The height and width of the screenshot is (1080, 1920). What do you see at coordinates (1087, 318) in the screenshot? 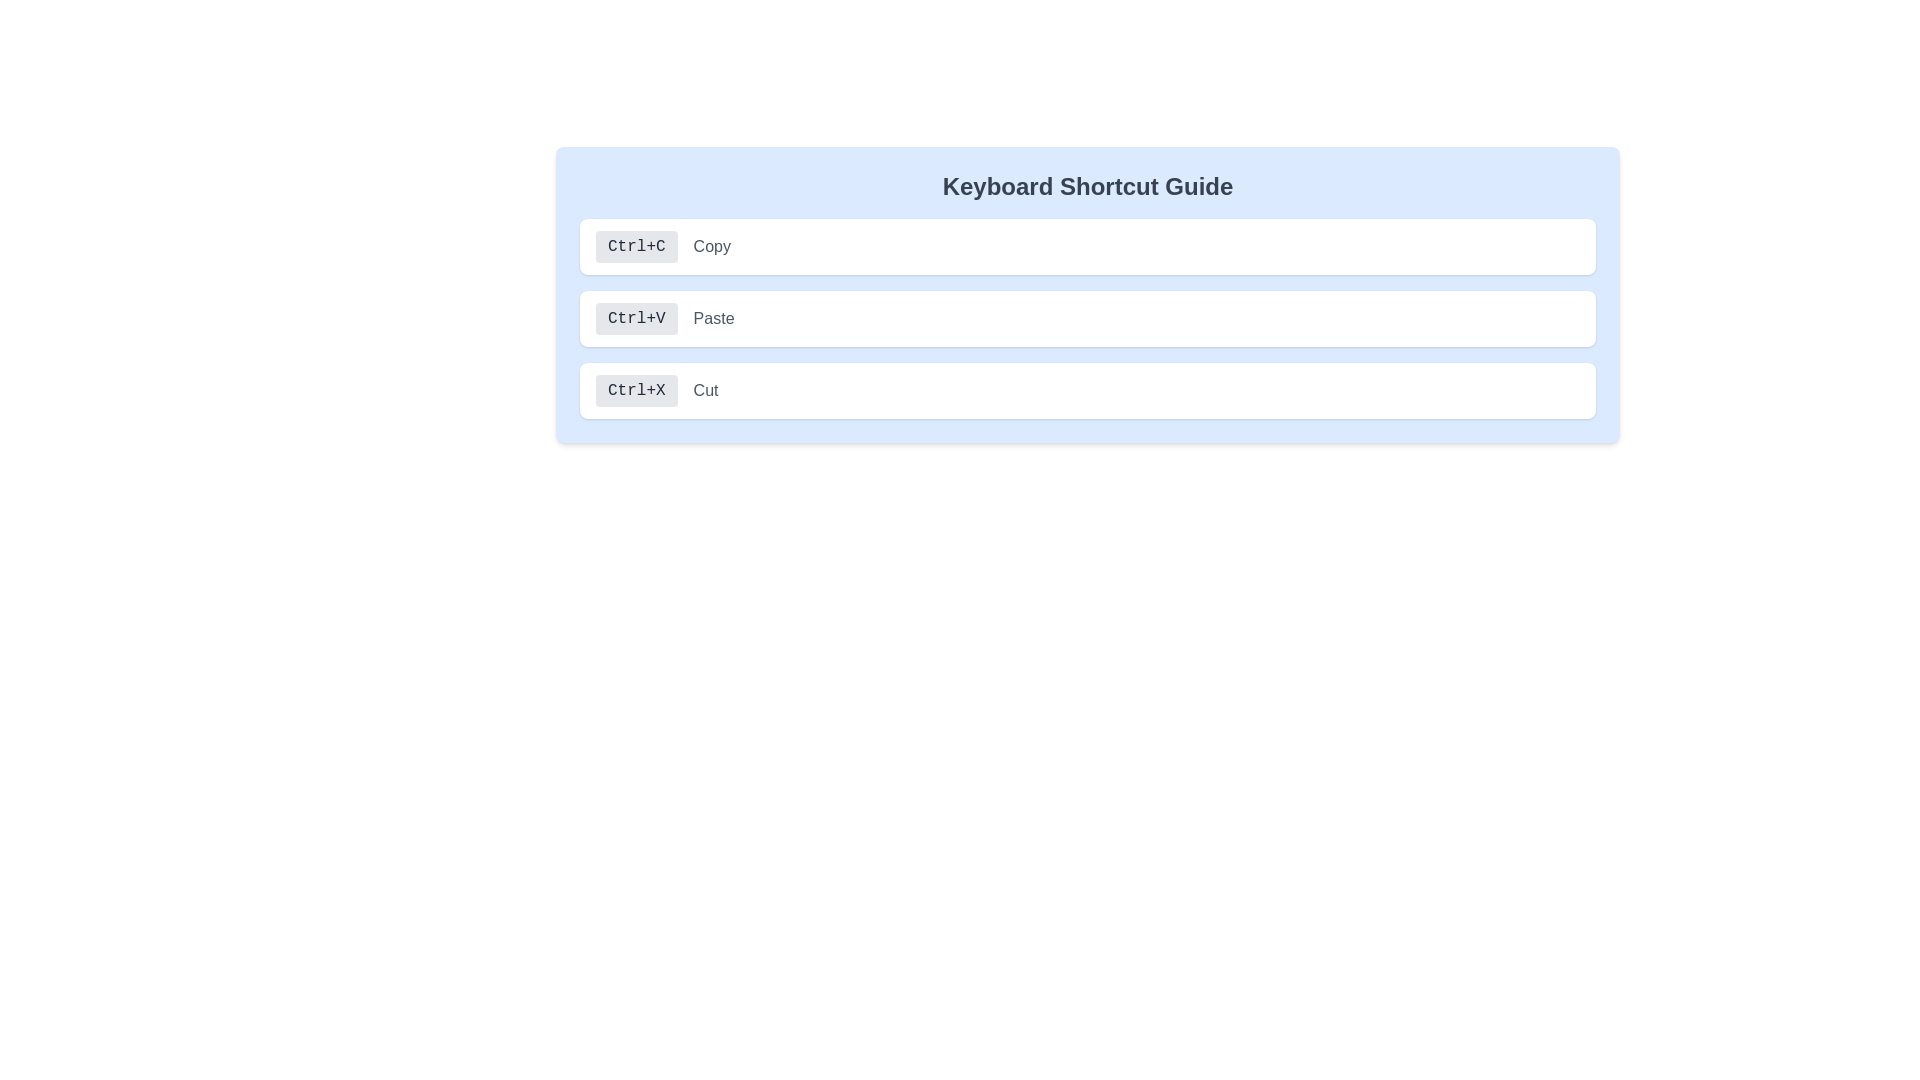
I see `the second button-like information panel that represents the 'Paste' action, displaying the 'Ctrl+V' shortcut, located in the middle of a vertically stacked list of similar elements` at bounding box center [1087, 318].